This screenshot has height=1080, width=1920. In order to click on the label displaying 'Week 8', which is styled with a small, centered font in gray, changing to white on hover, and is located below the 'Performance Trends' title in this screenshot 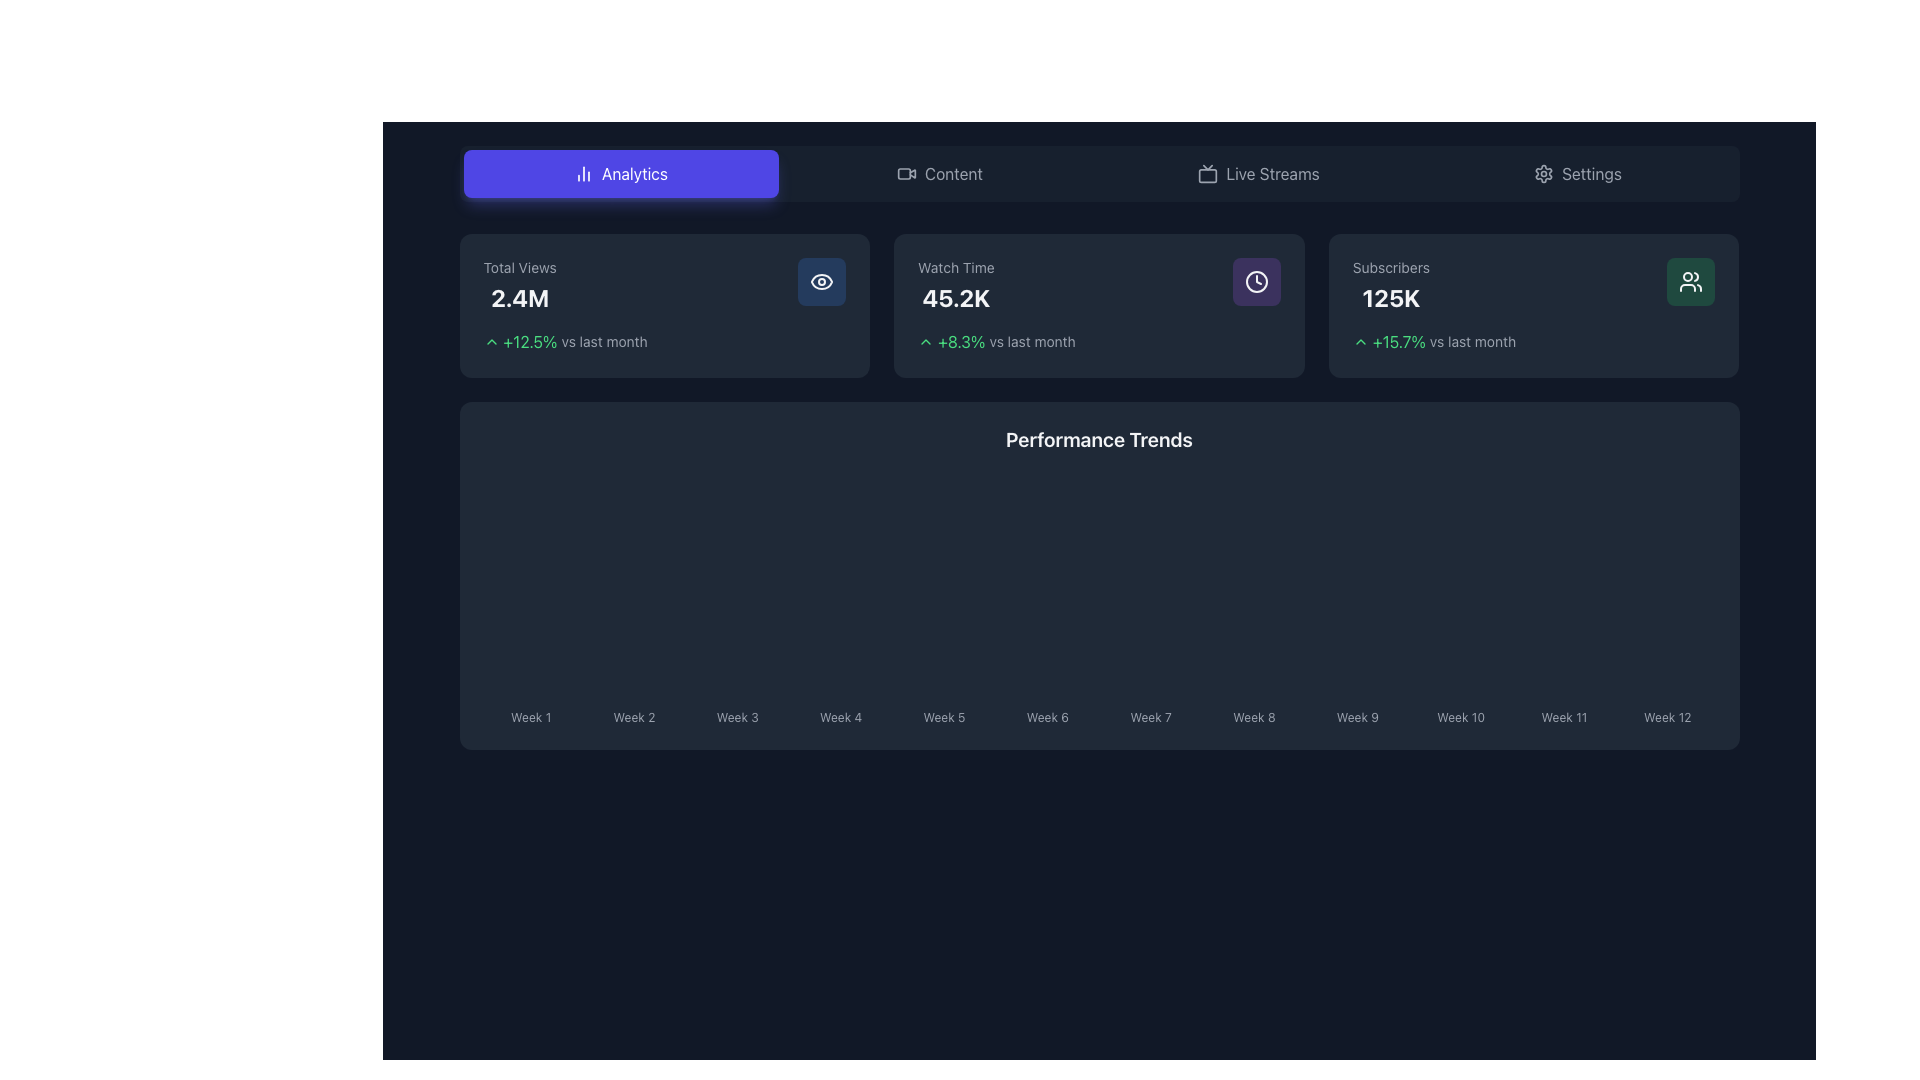, I will do `click(1253, 712)`.